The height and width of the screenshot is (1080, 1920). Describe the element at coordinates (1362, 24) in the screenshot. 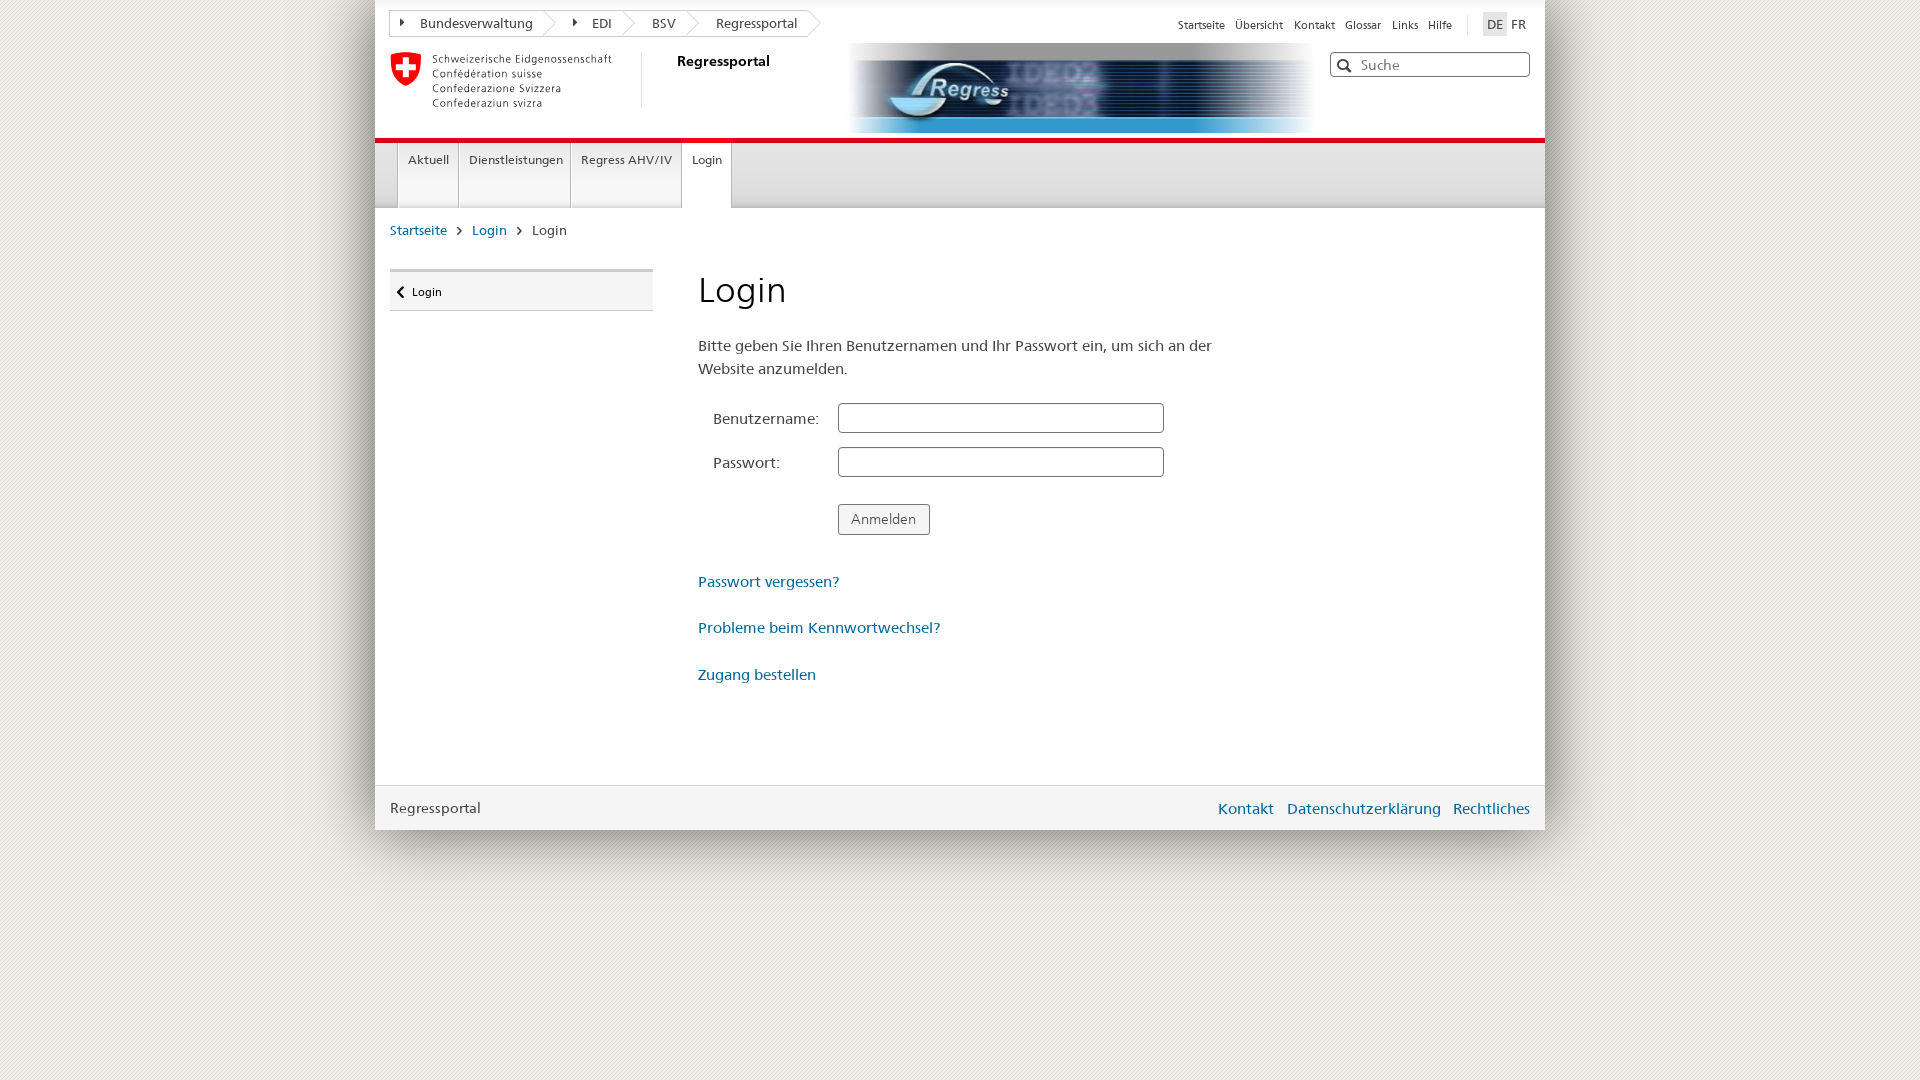

I see `'Glossar'` at that location.